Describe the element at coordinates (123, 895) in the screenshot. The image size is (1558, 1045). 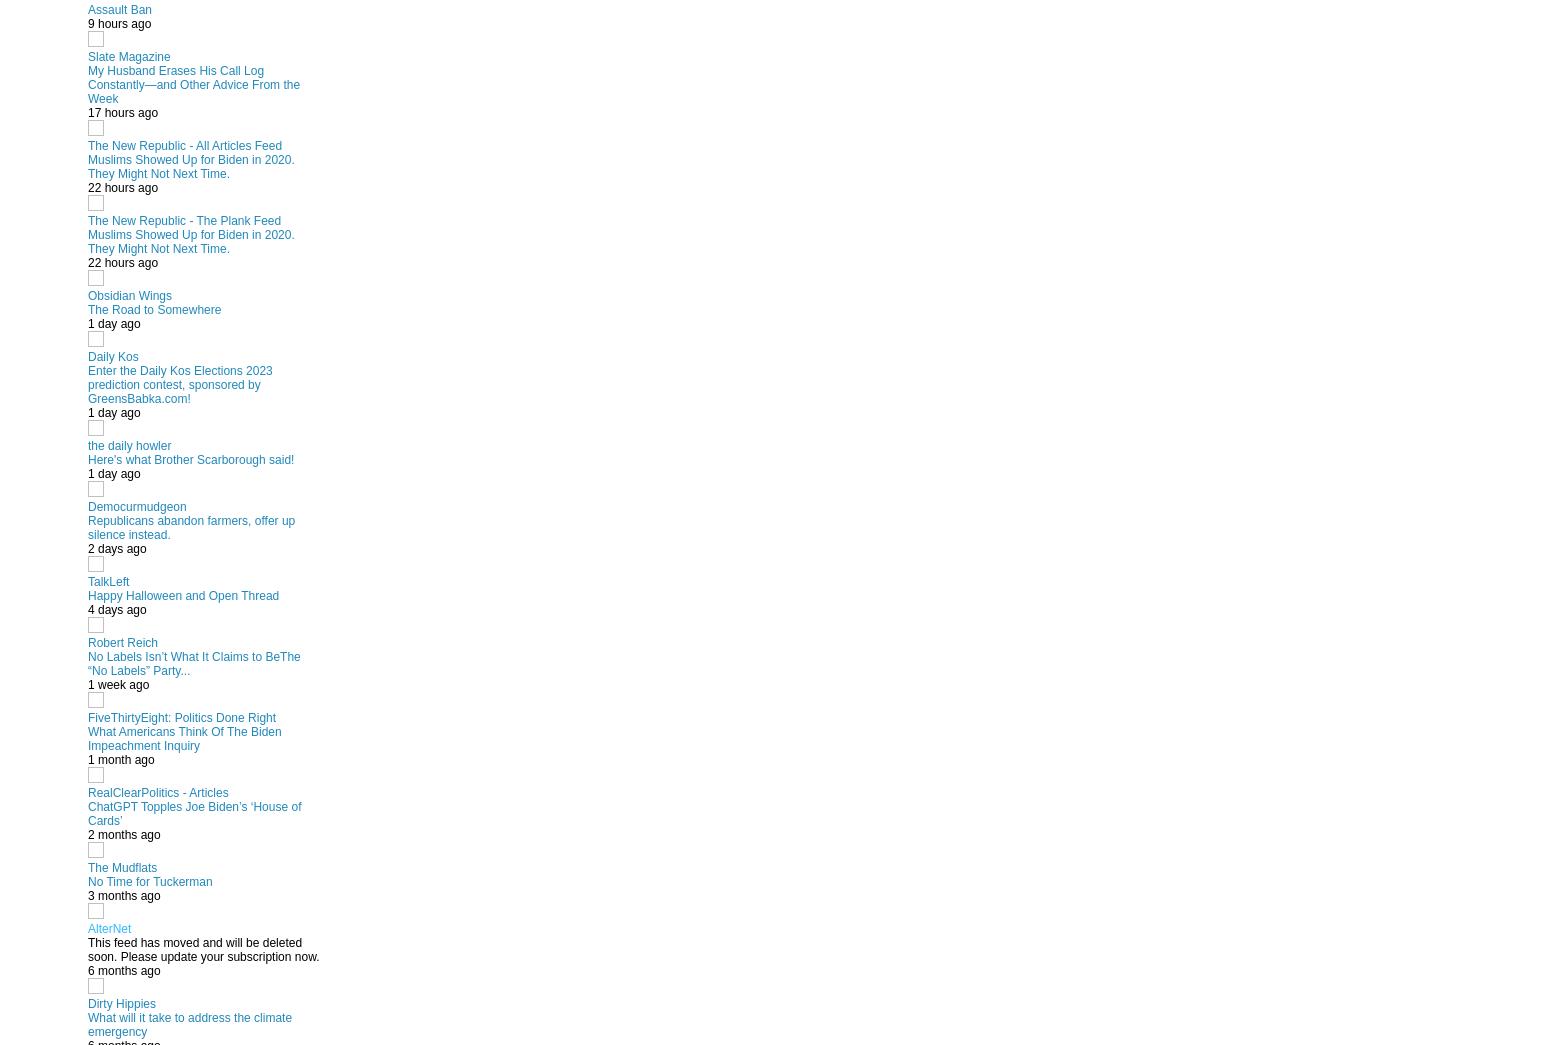
I see `'3 months ago'` at that location.